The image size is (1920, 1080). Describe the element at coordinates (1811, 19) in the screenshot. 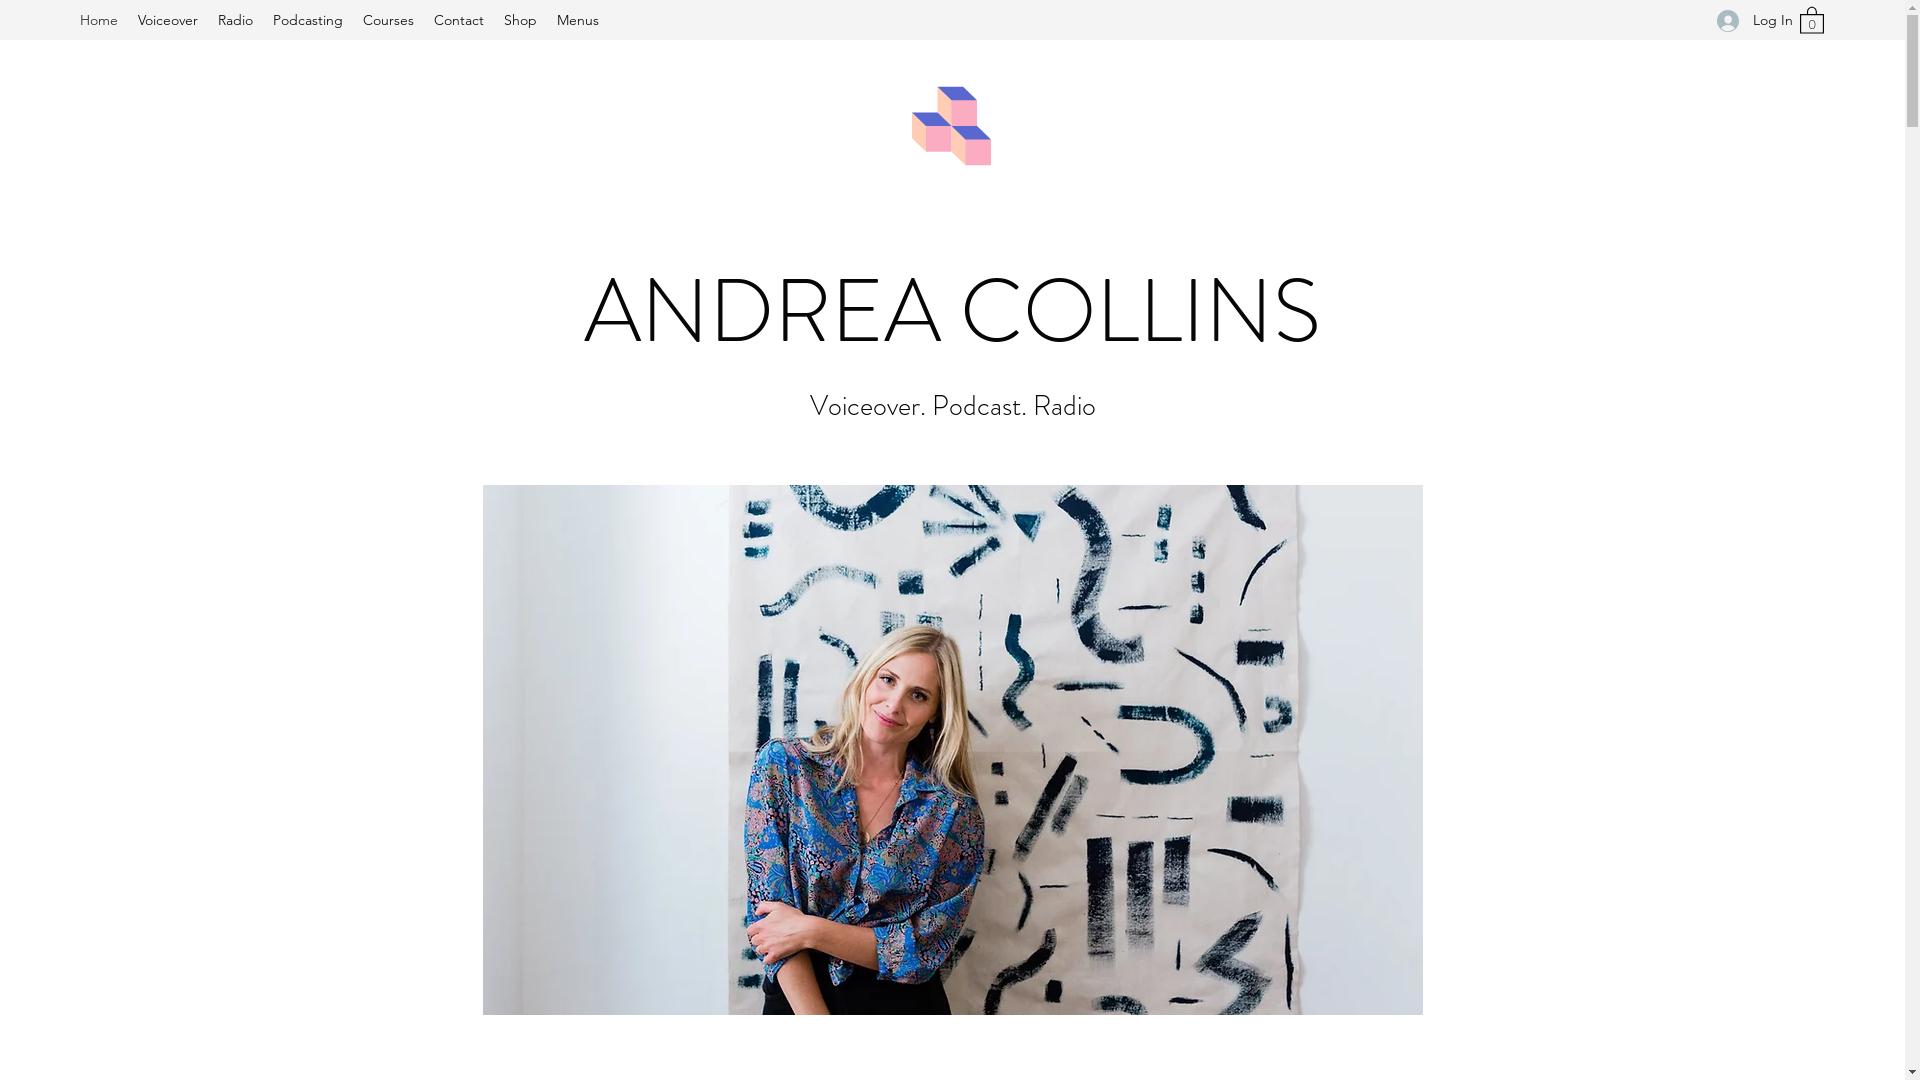

I see `'0'` at that location.